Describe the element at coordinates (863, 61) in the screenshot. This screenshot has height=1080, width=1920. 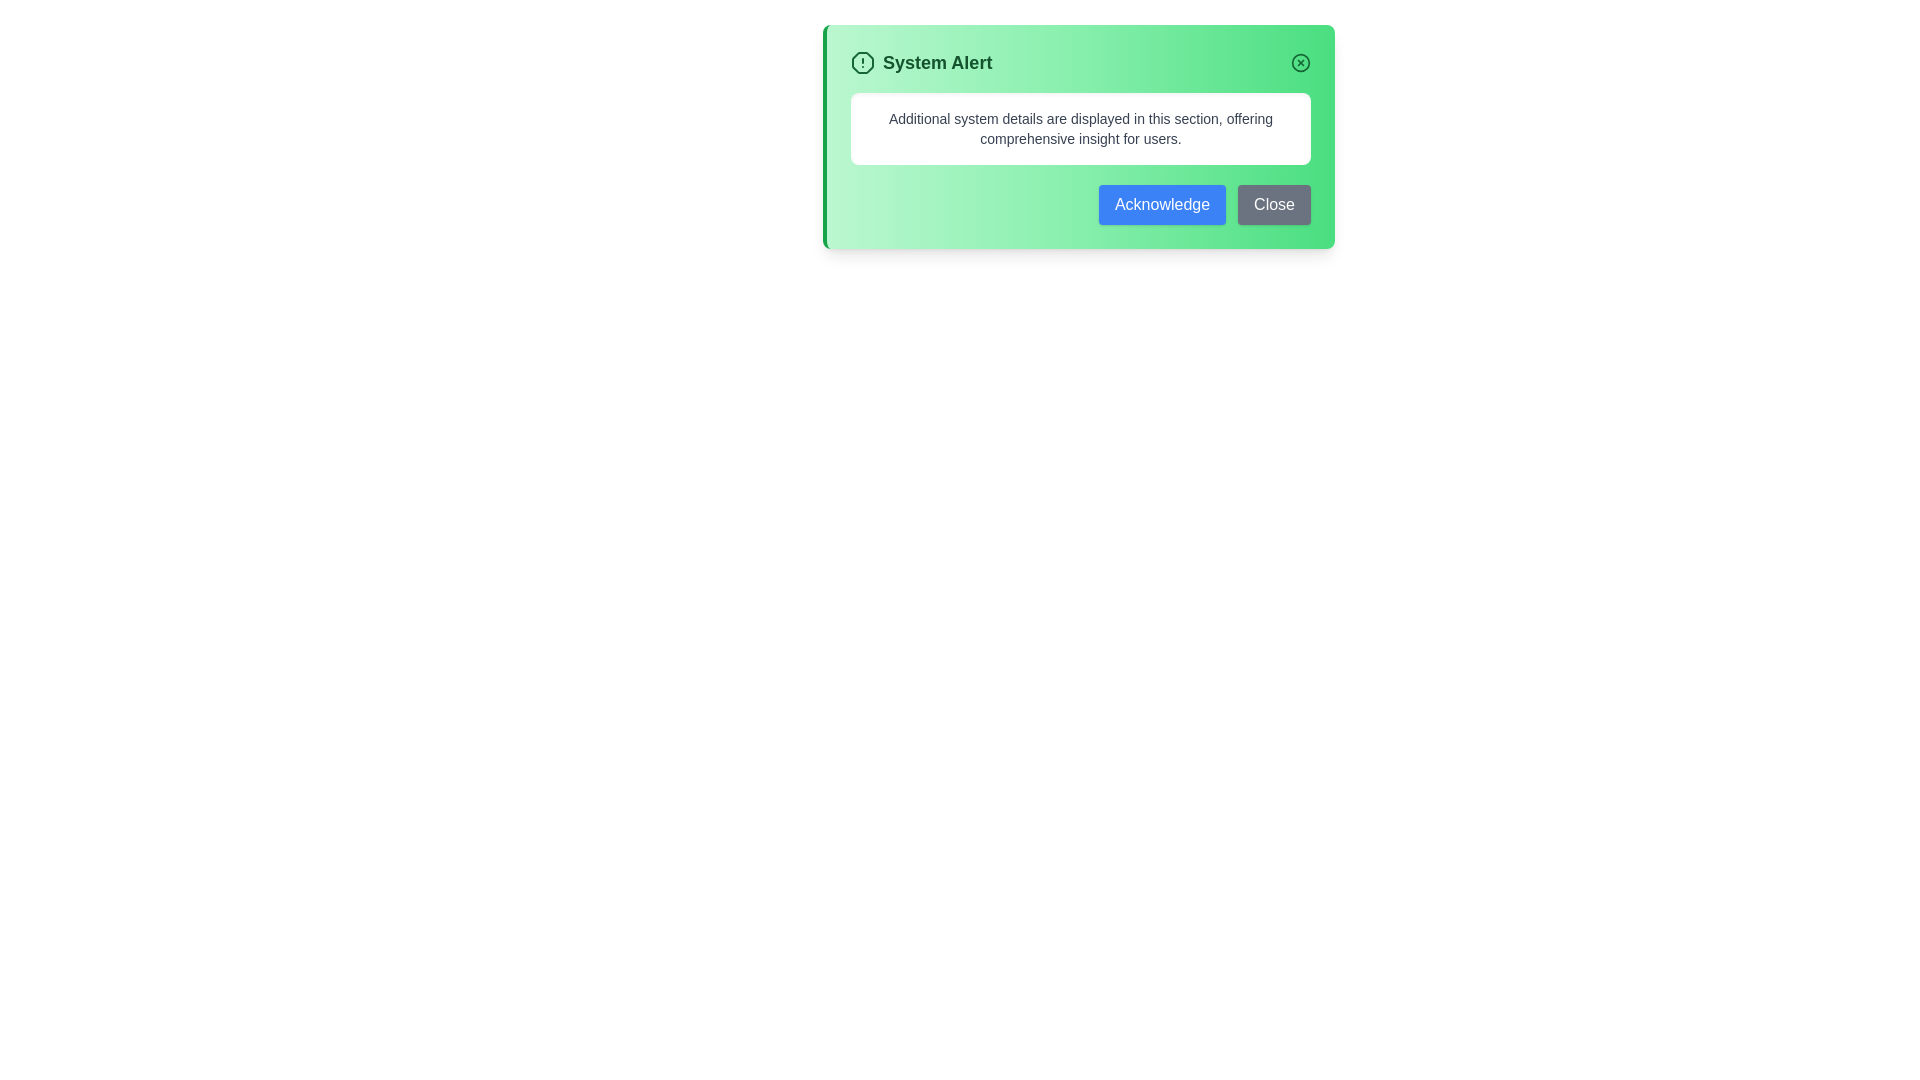
I see `the alert icon to observe its hover effect` at that location.